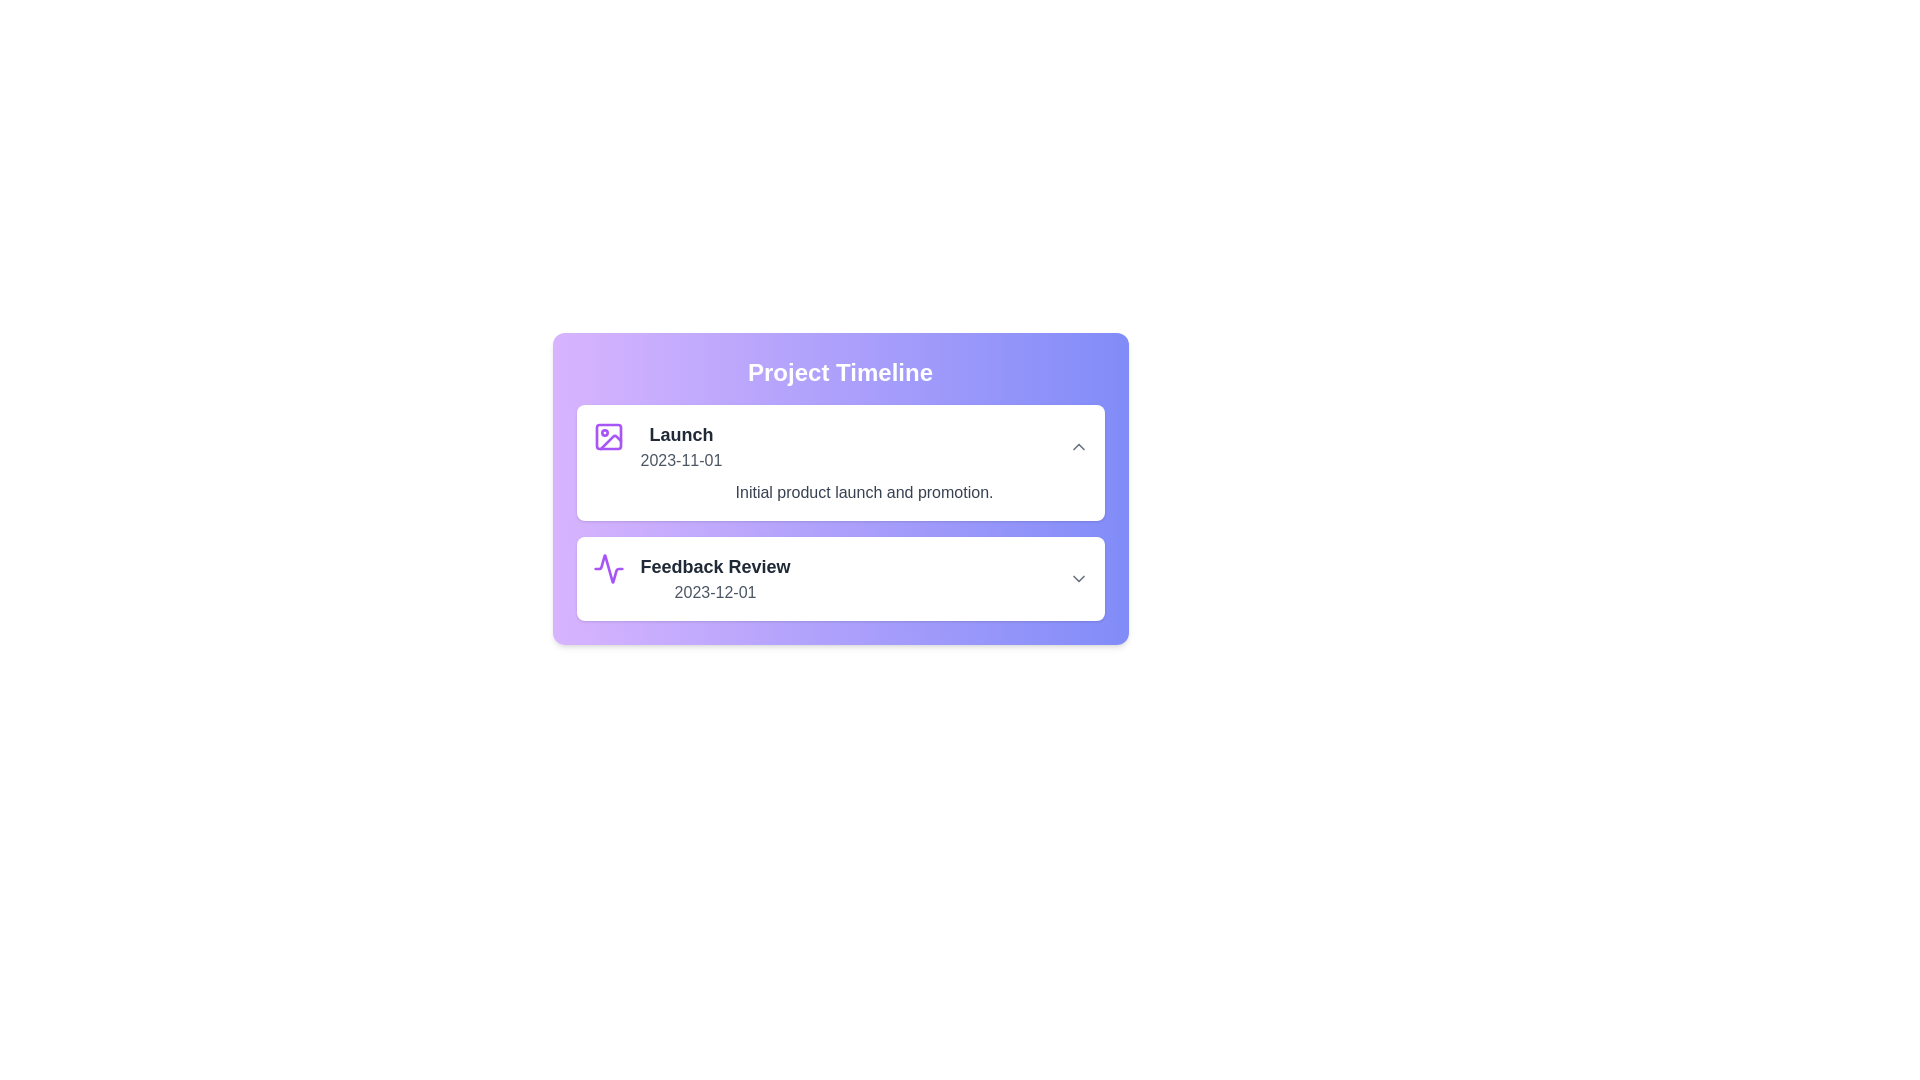 Image resolution: width=1920 pixels, height=1080 pixels. Describe the element at coordinates (1077, 578) in the screenshot. I see `the Chevron icon (dropdown toggle) located on the far-right side of the 'Feedback Review' line item in the 'Project Timeline' section` at that location.